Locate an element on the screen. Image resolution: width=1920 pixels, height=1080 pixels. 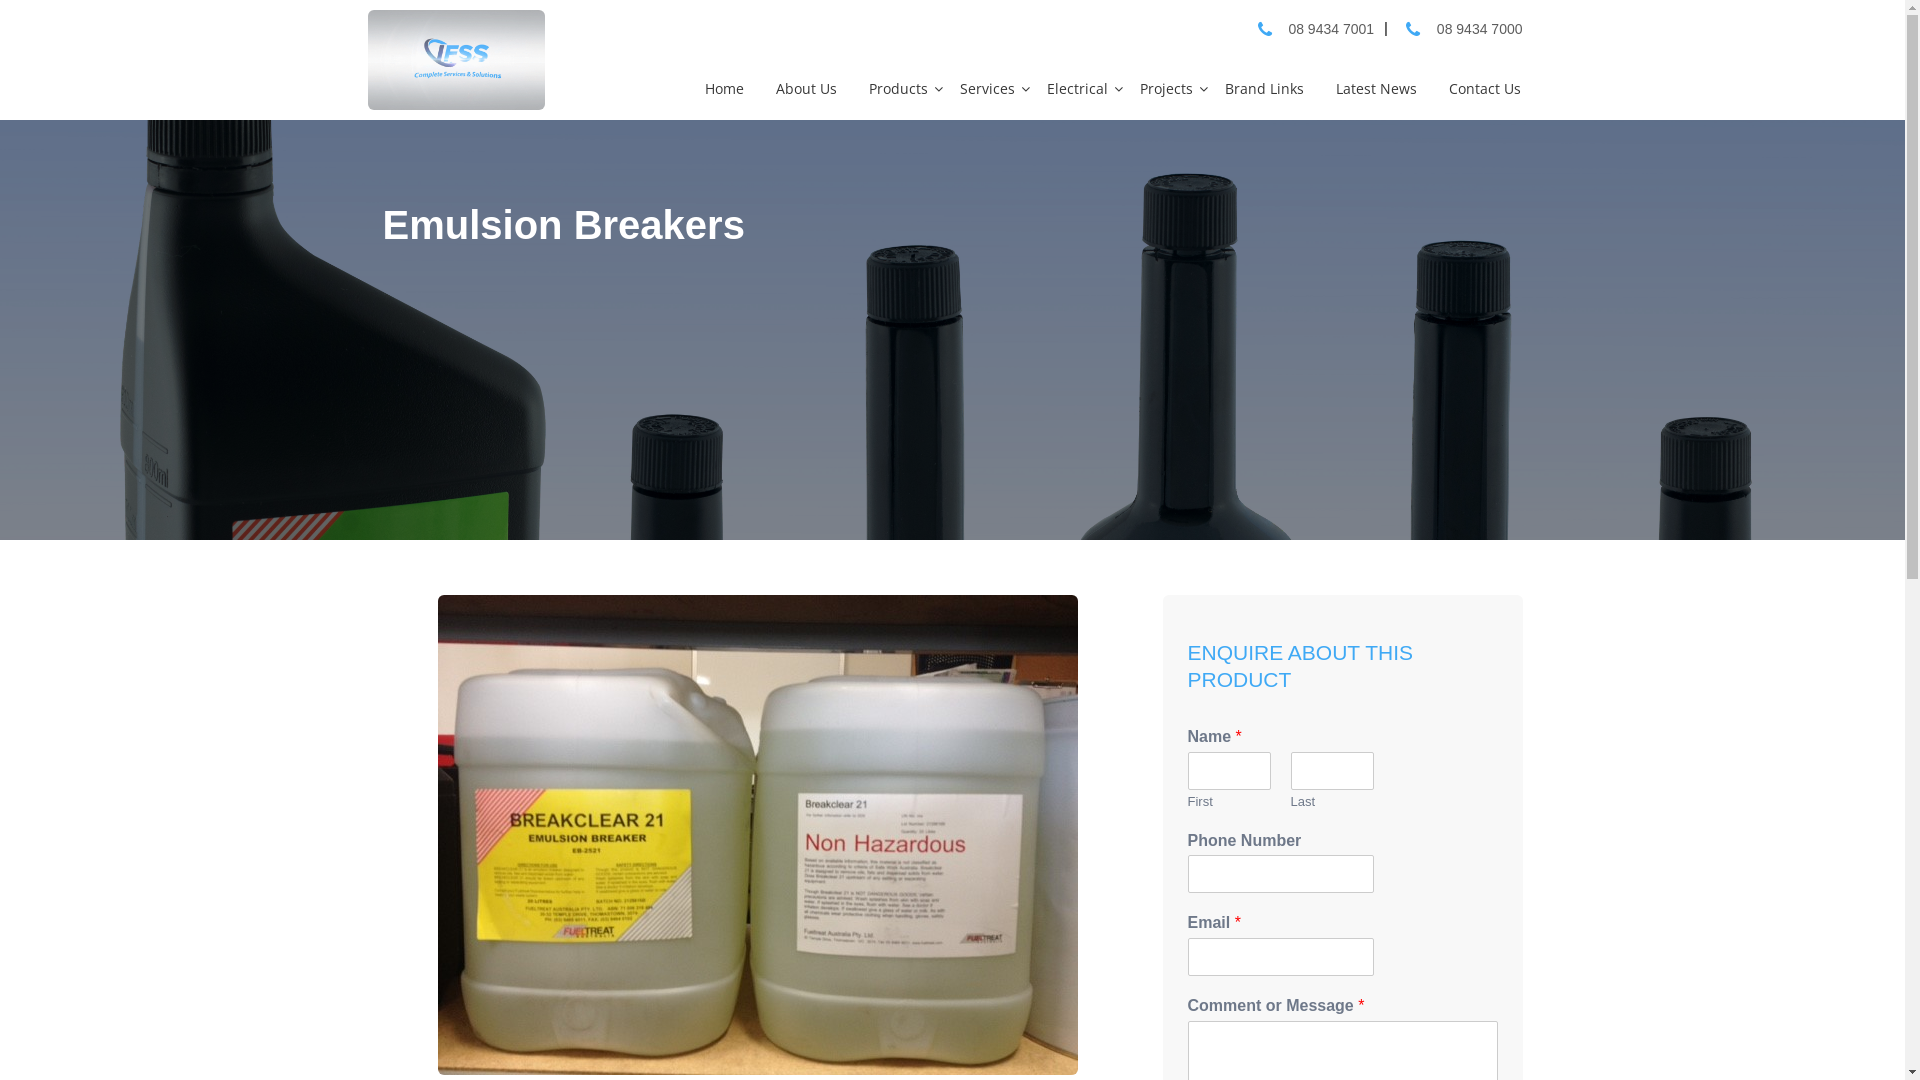
'Integrated Fuel Services and Solutions' is located at coordinates (455, 59).